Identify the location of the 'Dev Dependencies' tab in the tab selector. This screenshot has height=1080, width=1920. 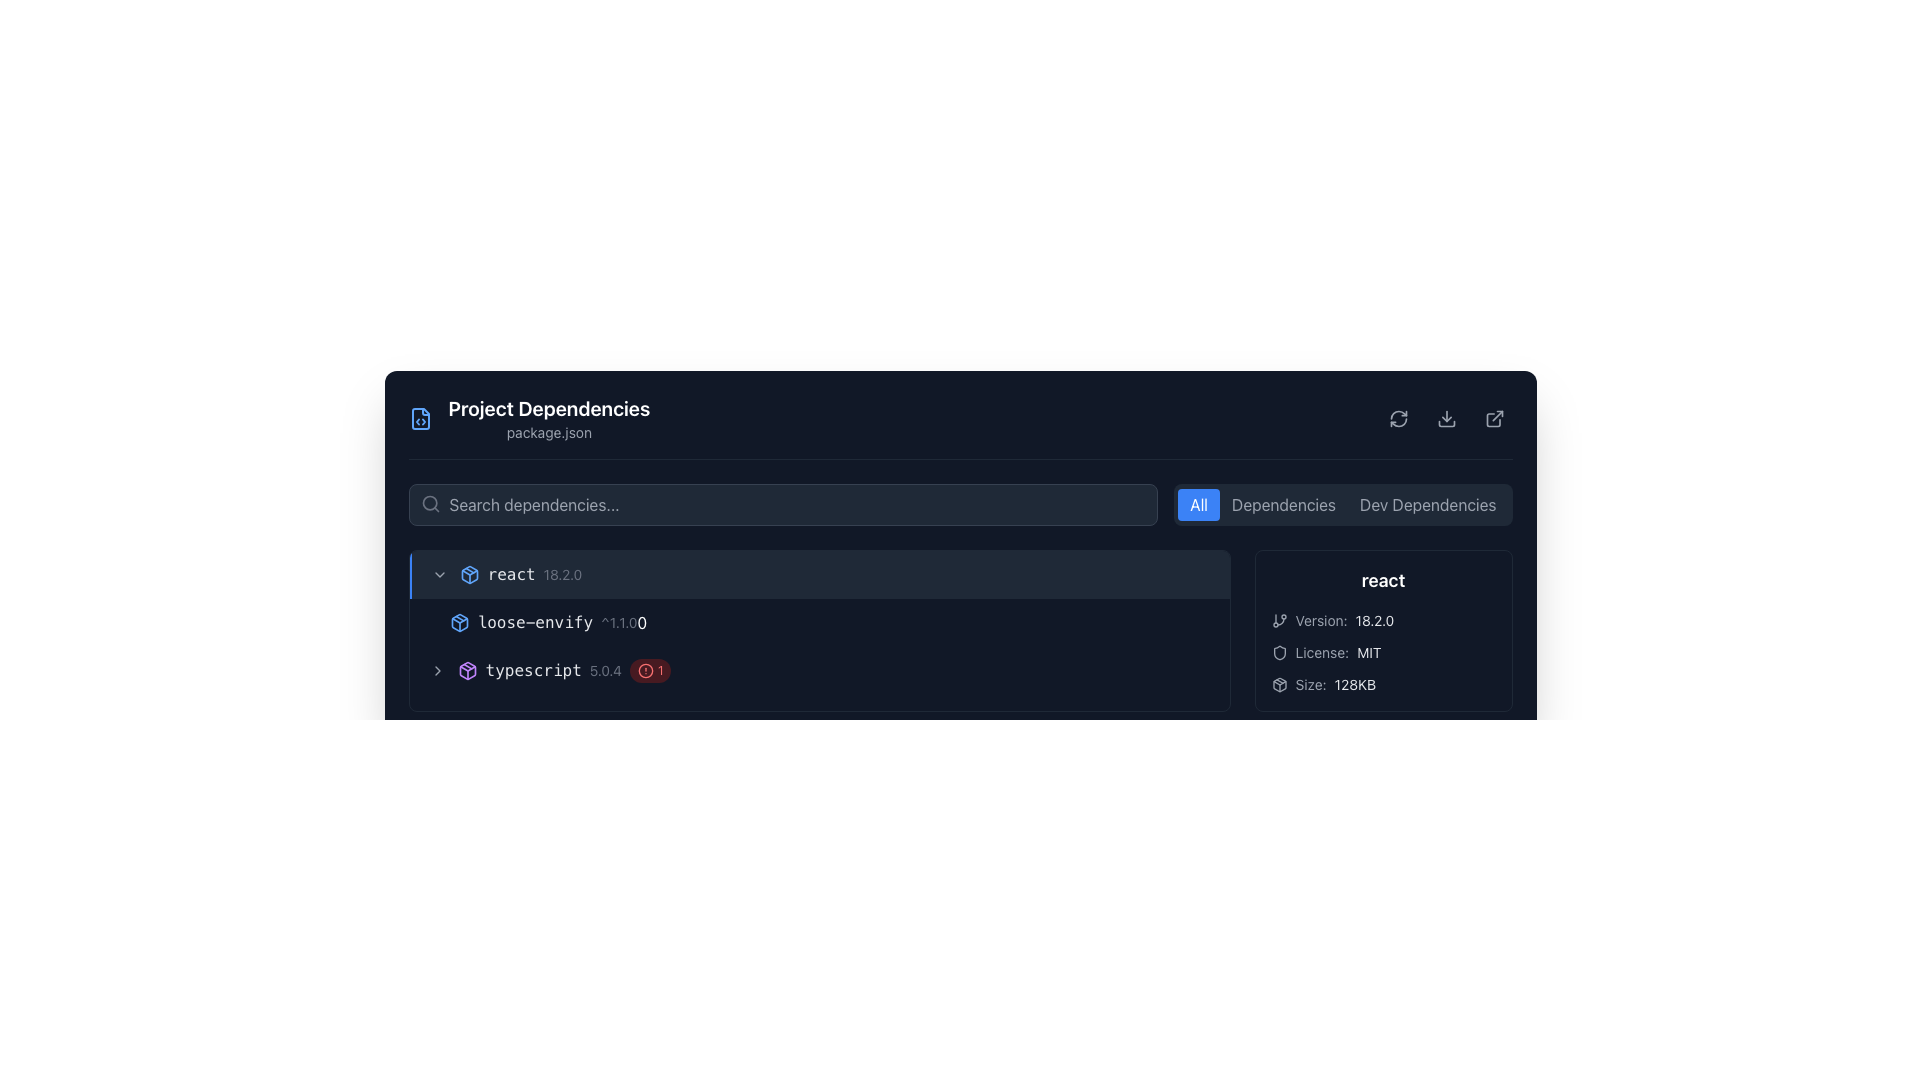
(1343, 504).